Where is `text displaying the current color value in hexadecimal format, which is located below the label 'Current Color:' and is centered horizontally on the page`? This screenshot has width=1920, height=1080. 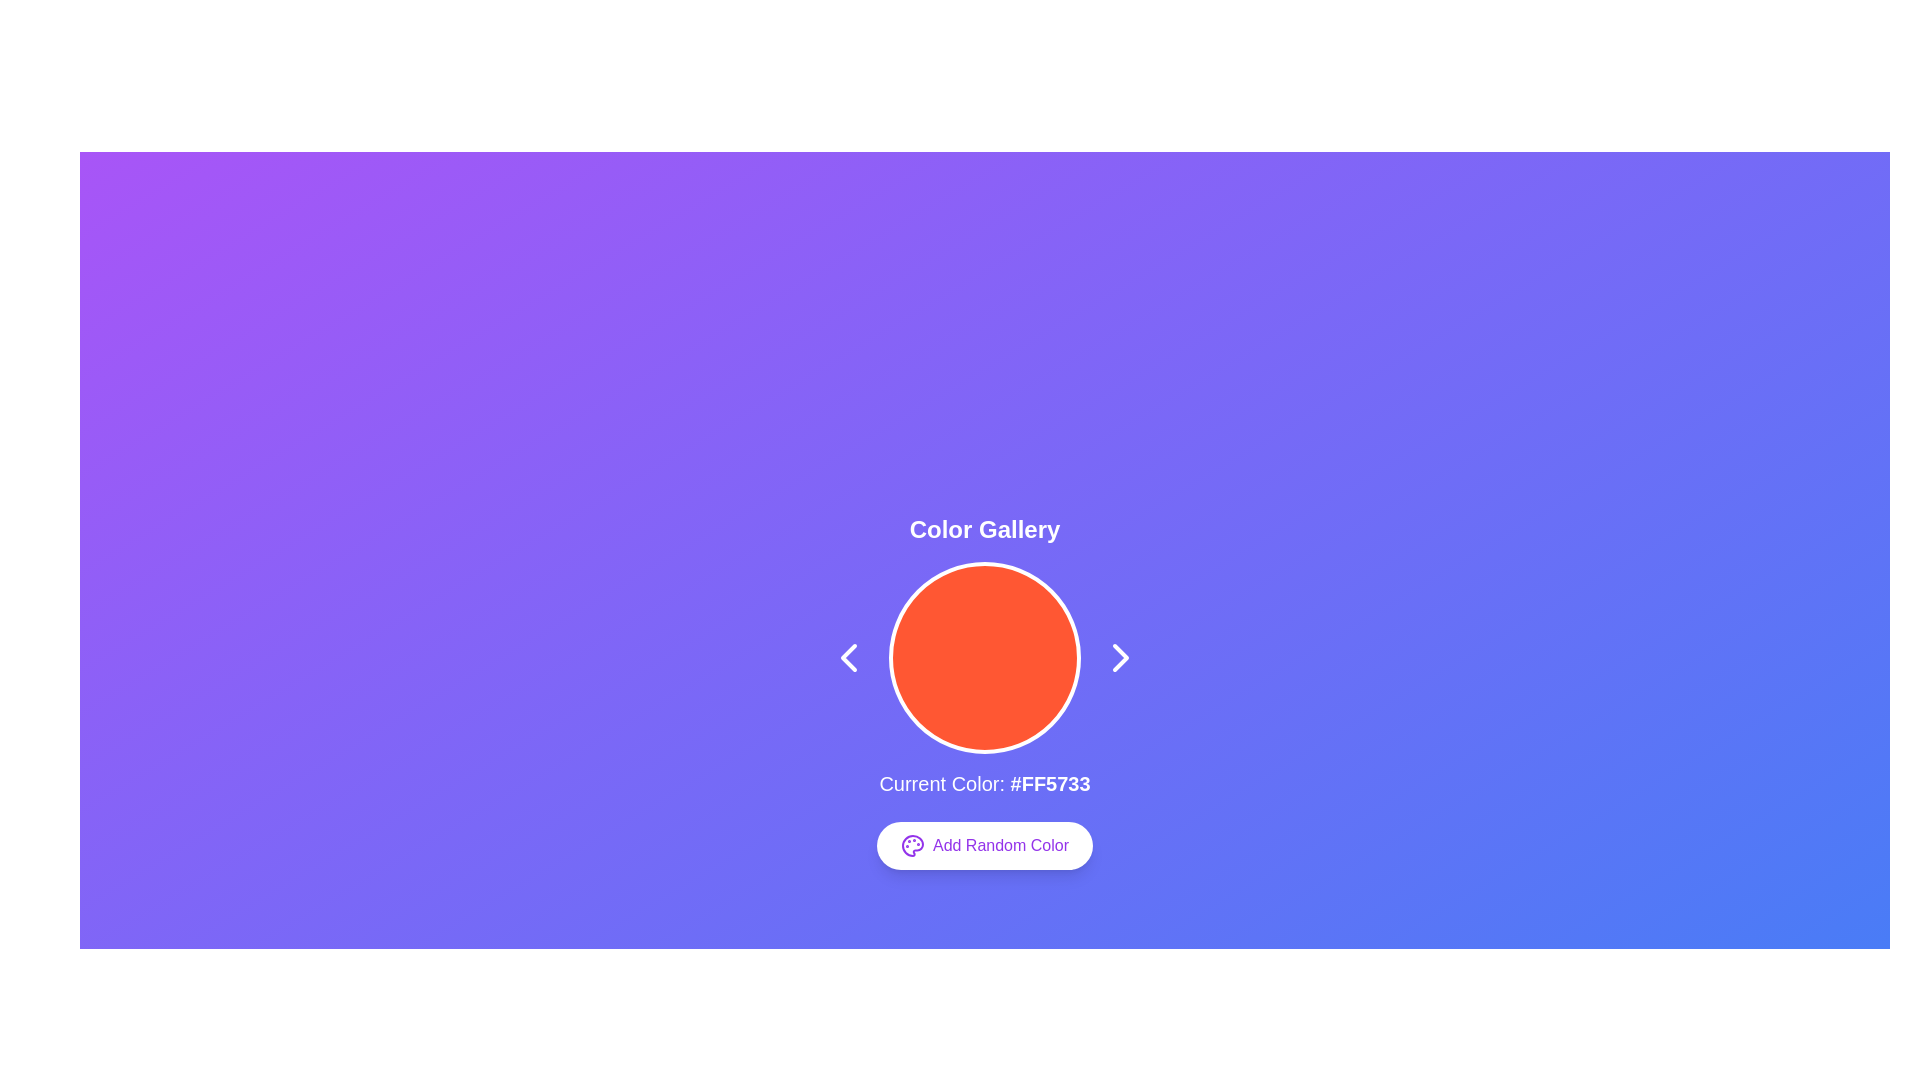 text displaying the current color value in hexadecimal format, which is located below the label 'Current Color:' and is centered horizontally on the page is located at coordinates (1049, 782).